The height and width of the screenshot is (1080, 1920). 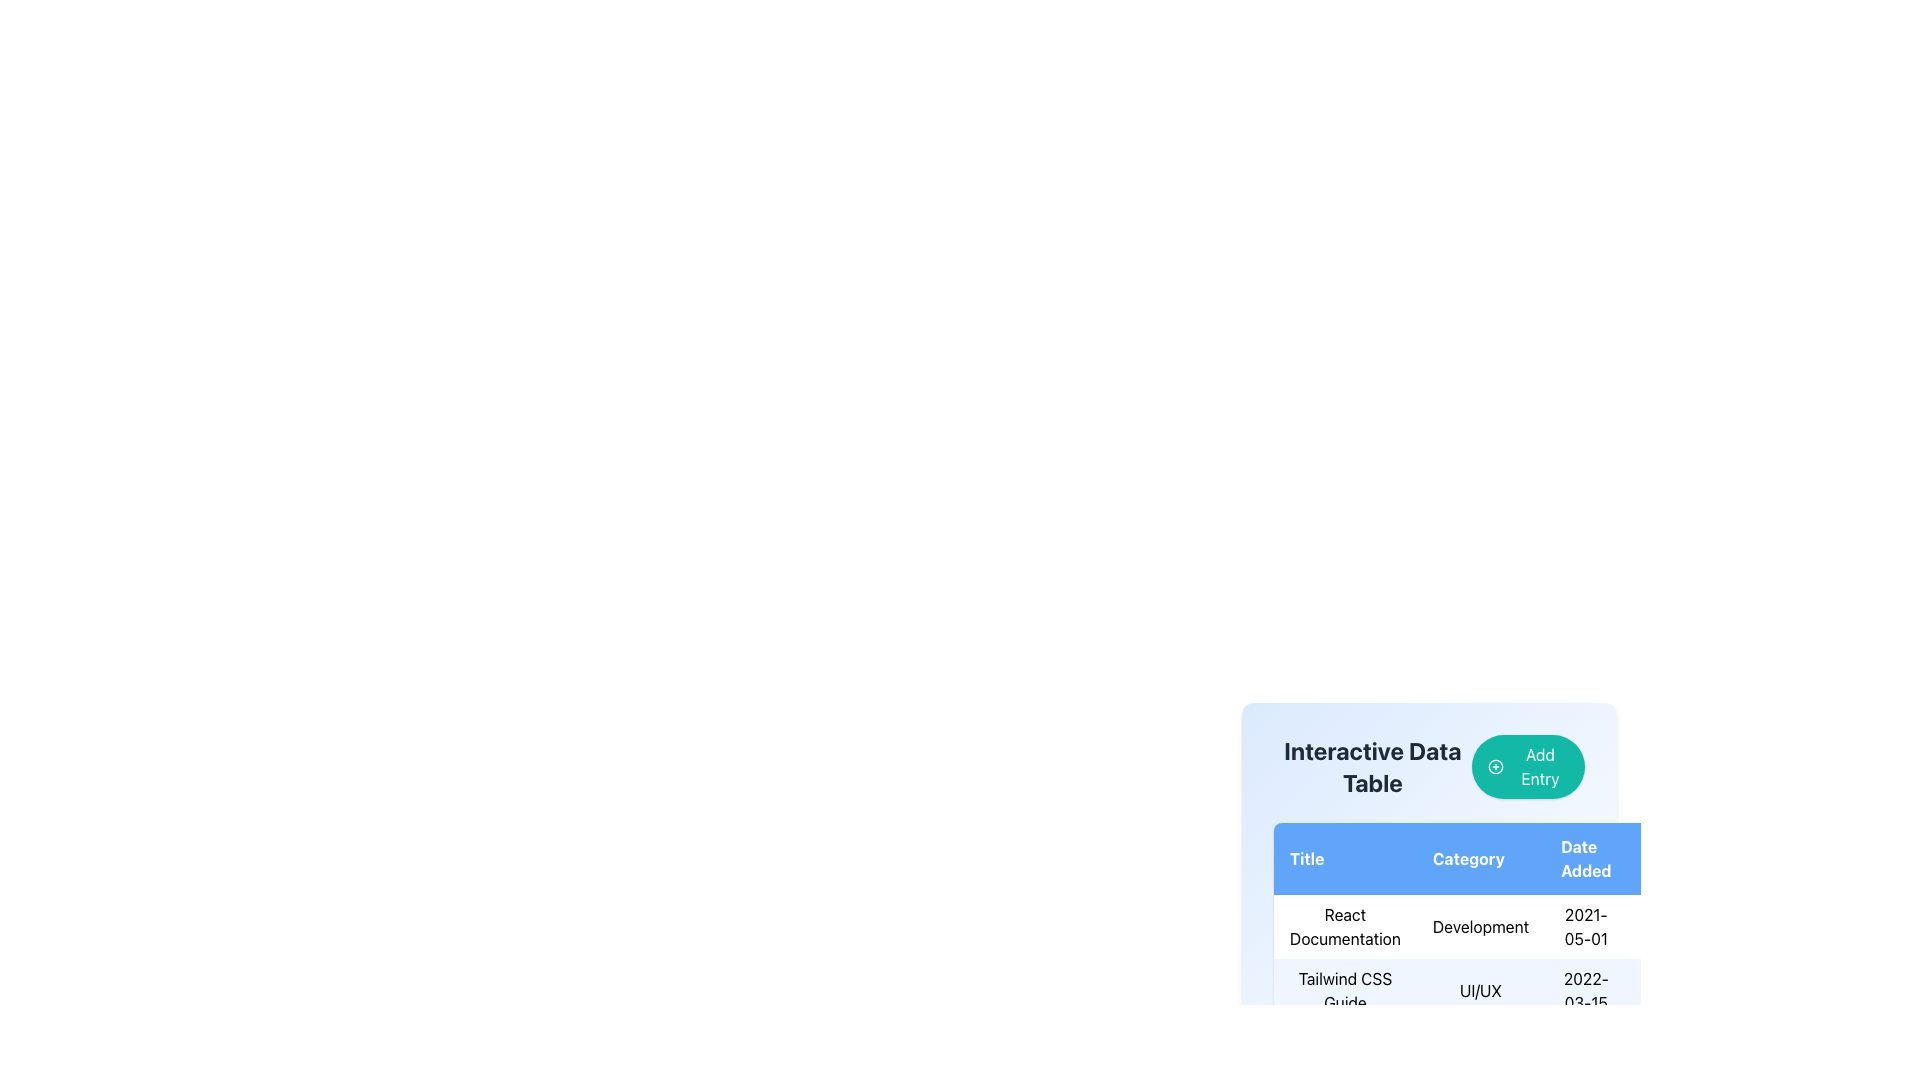 I want to click on the date display located in the last column of the 'Tailwind CSS Guide' row in the structured table, which shows the date formatted as '2022-03-15', so click(x=1585, y=991).